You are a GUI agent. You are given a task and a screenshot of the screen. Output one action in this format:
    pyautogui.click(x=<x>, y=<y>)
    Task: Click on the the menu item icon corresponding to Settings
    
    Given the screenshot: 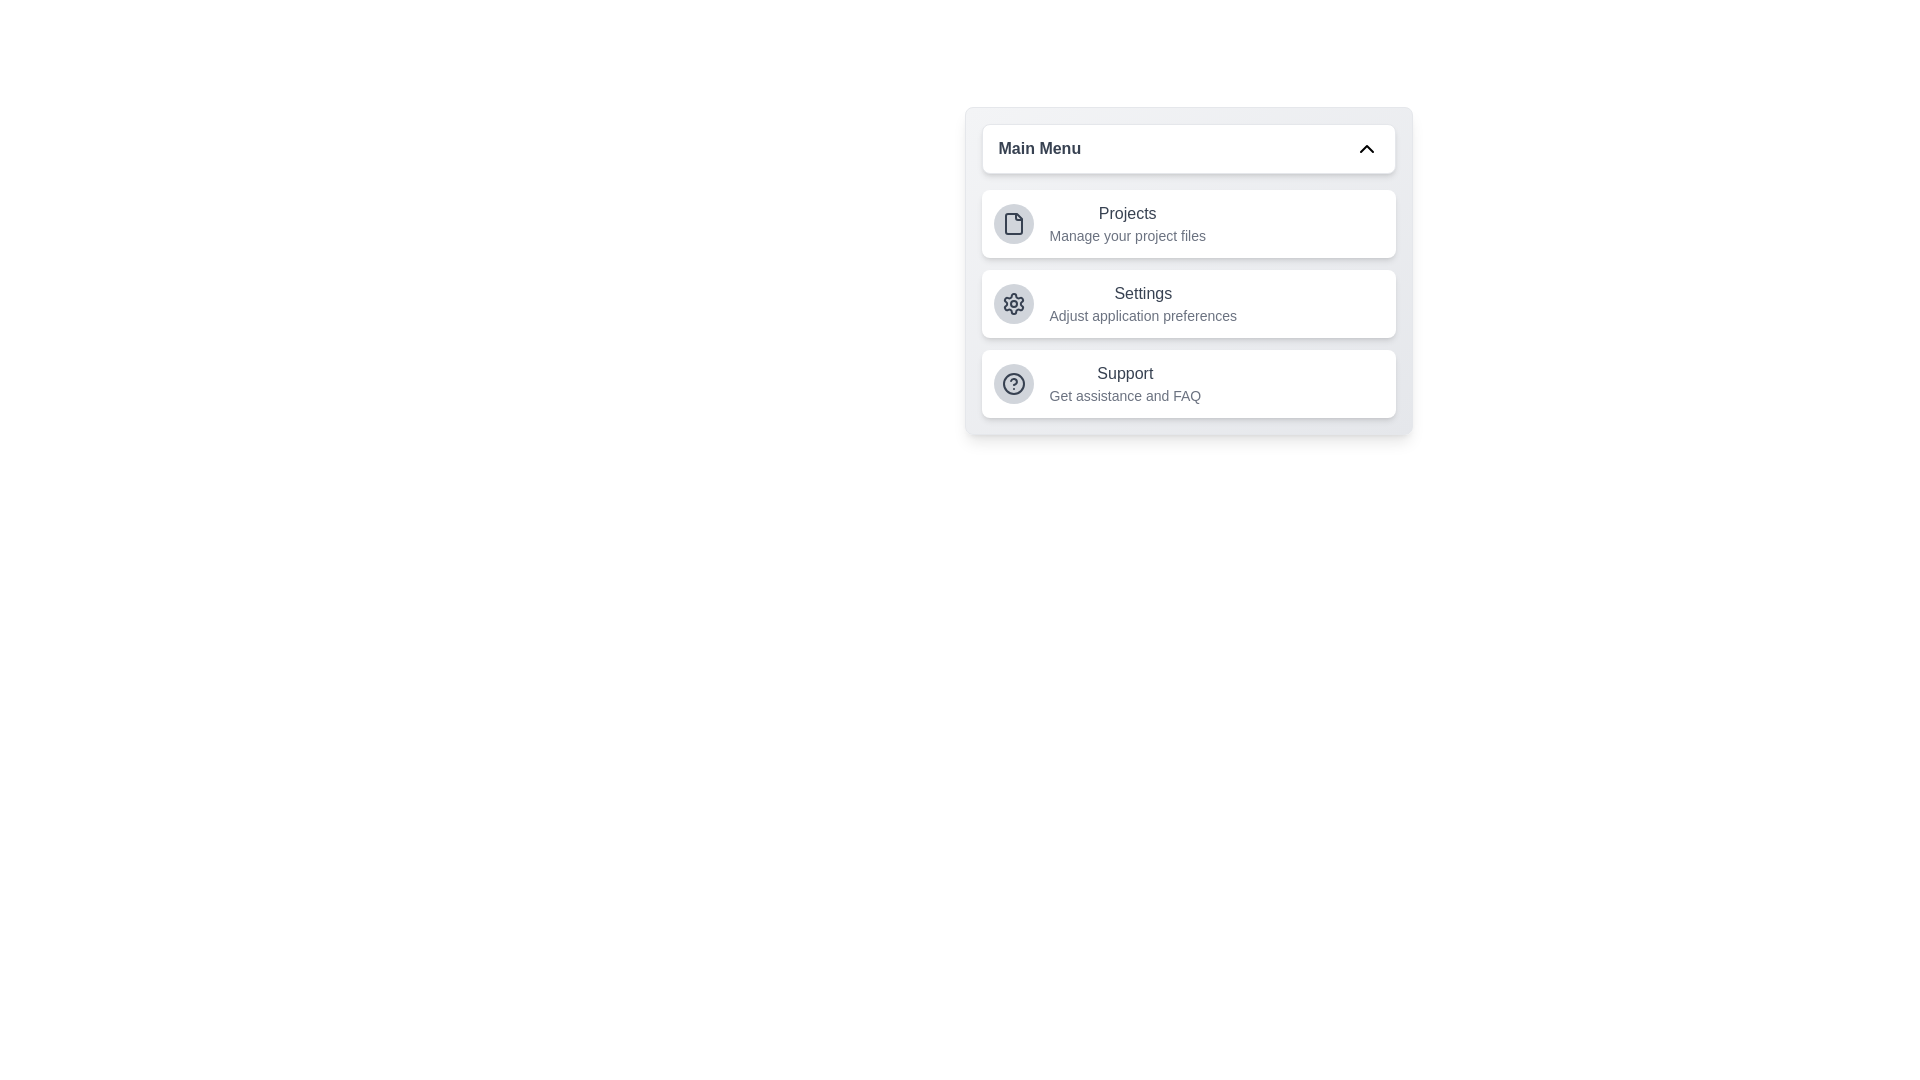 What is the action you would take?
    pyautogui.click(x=1013, y=304)
    